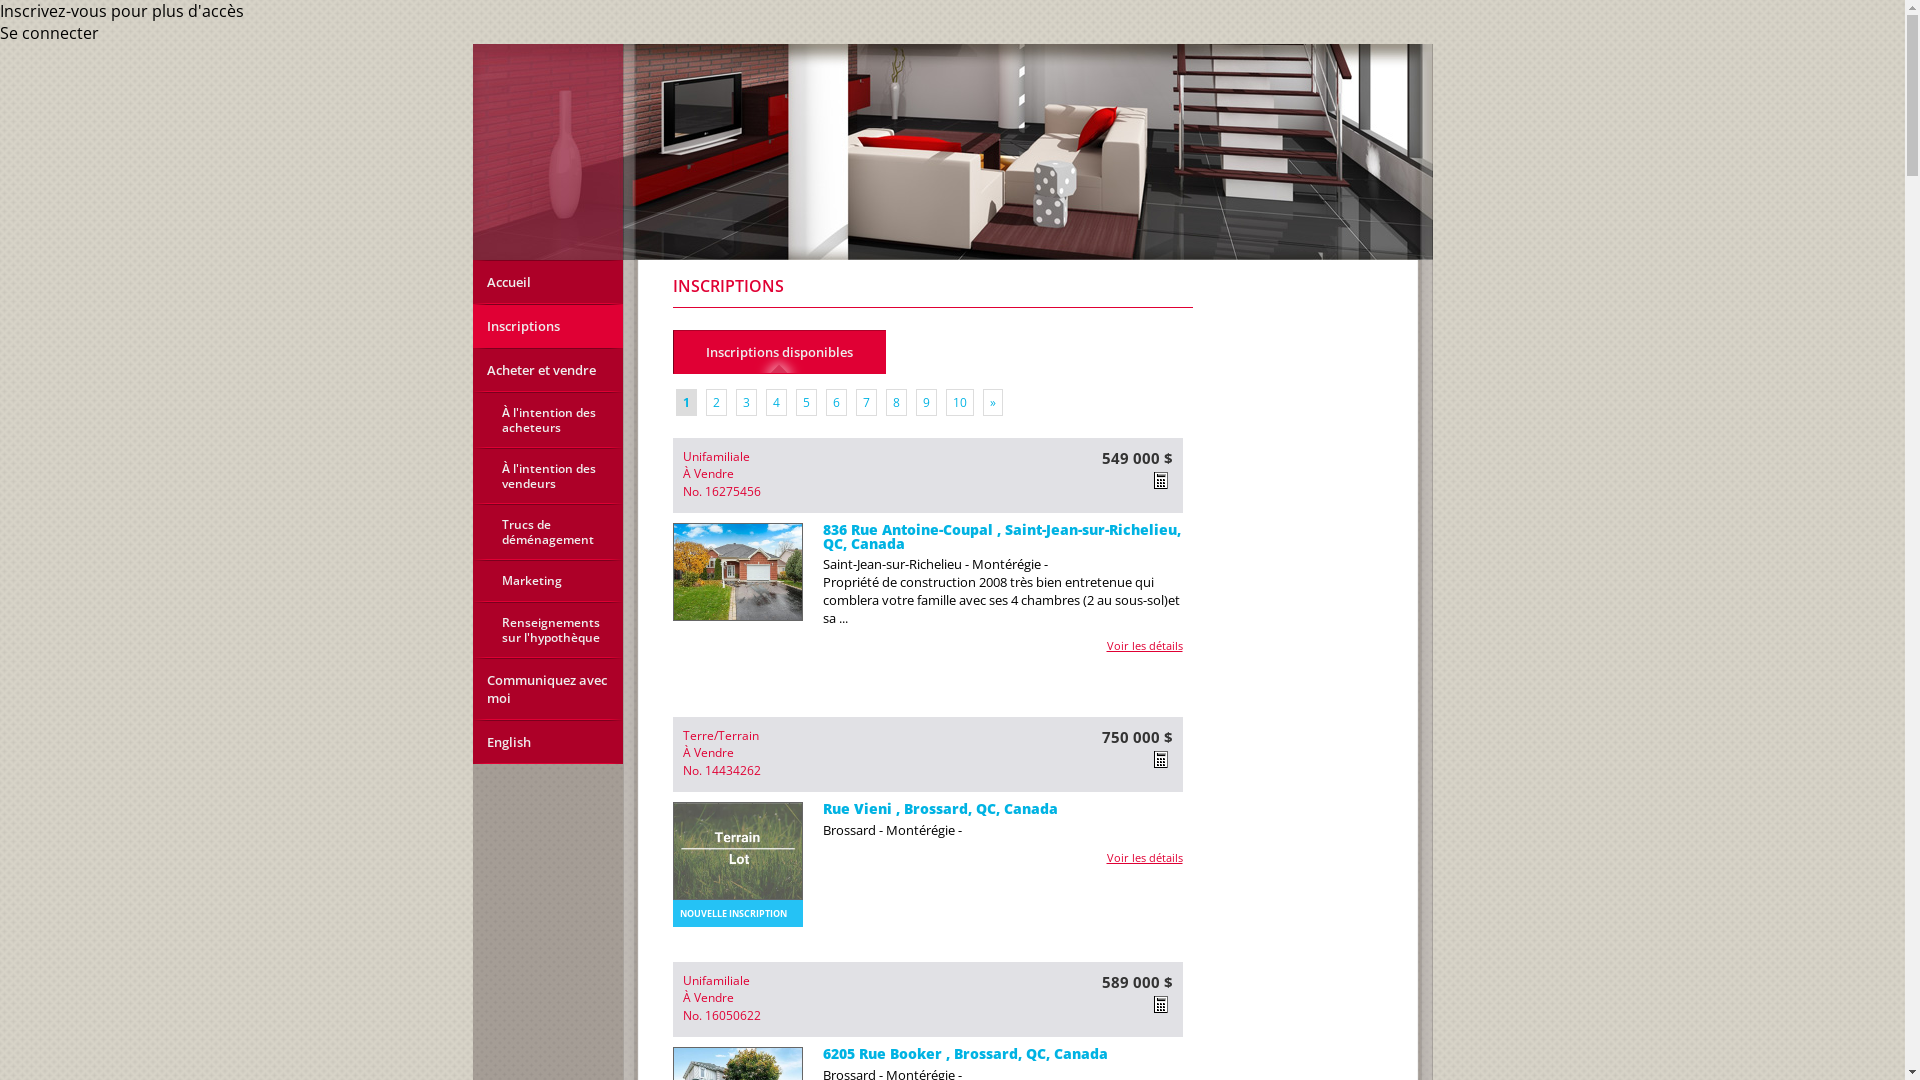 The height and width of the screenshot is (1080, 1920). Describe the element at coordinates (836, 402) in the screenshot. I see `'6'` at that location.